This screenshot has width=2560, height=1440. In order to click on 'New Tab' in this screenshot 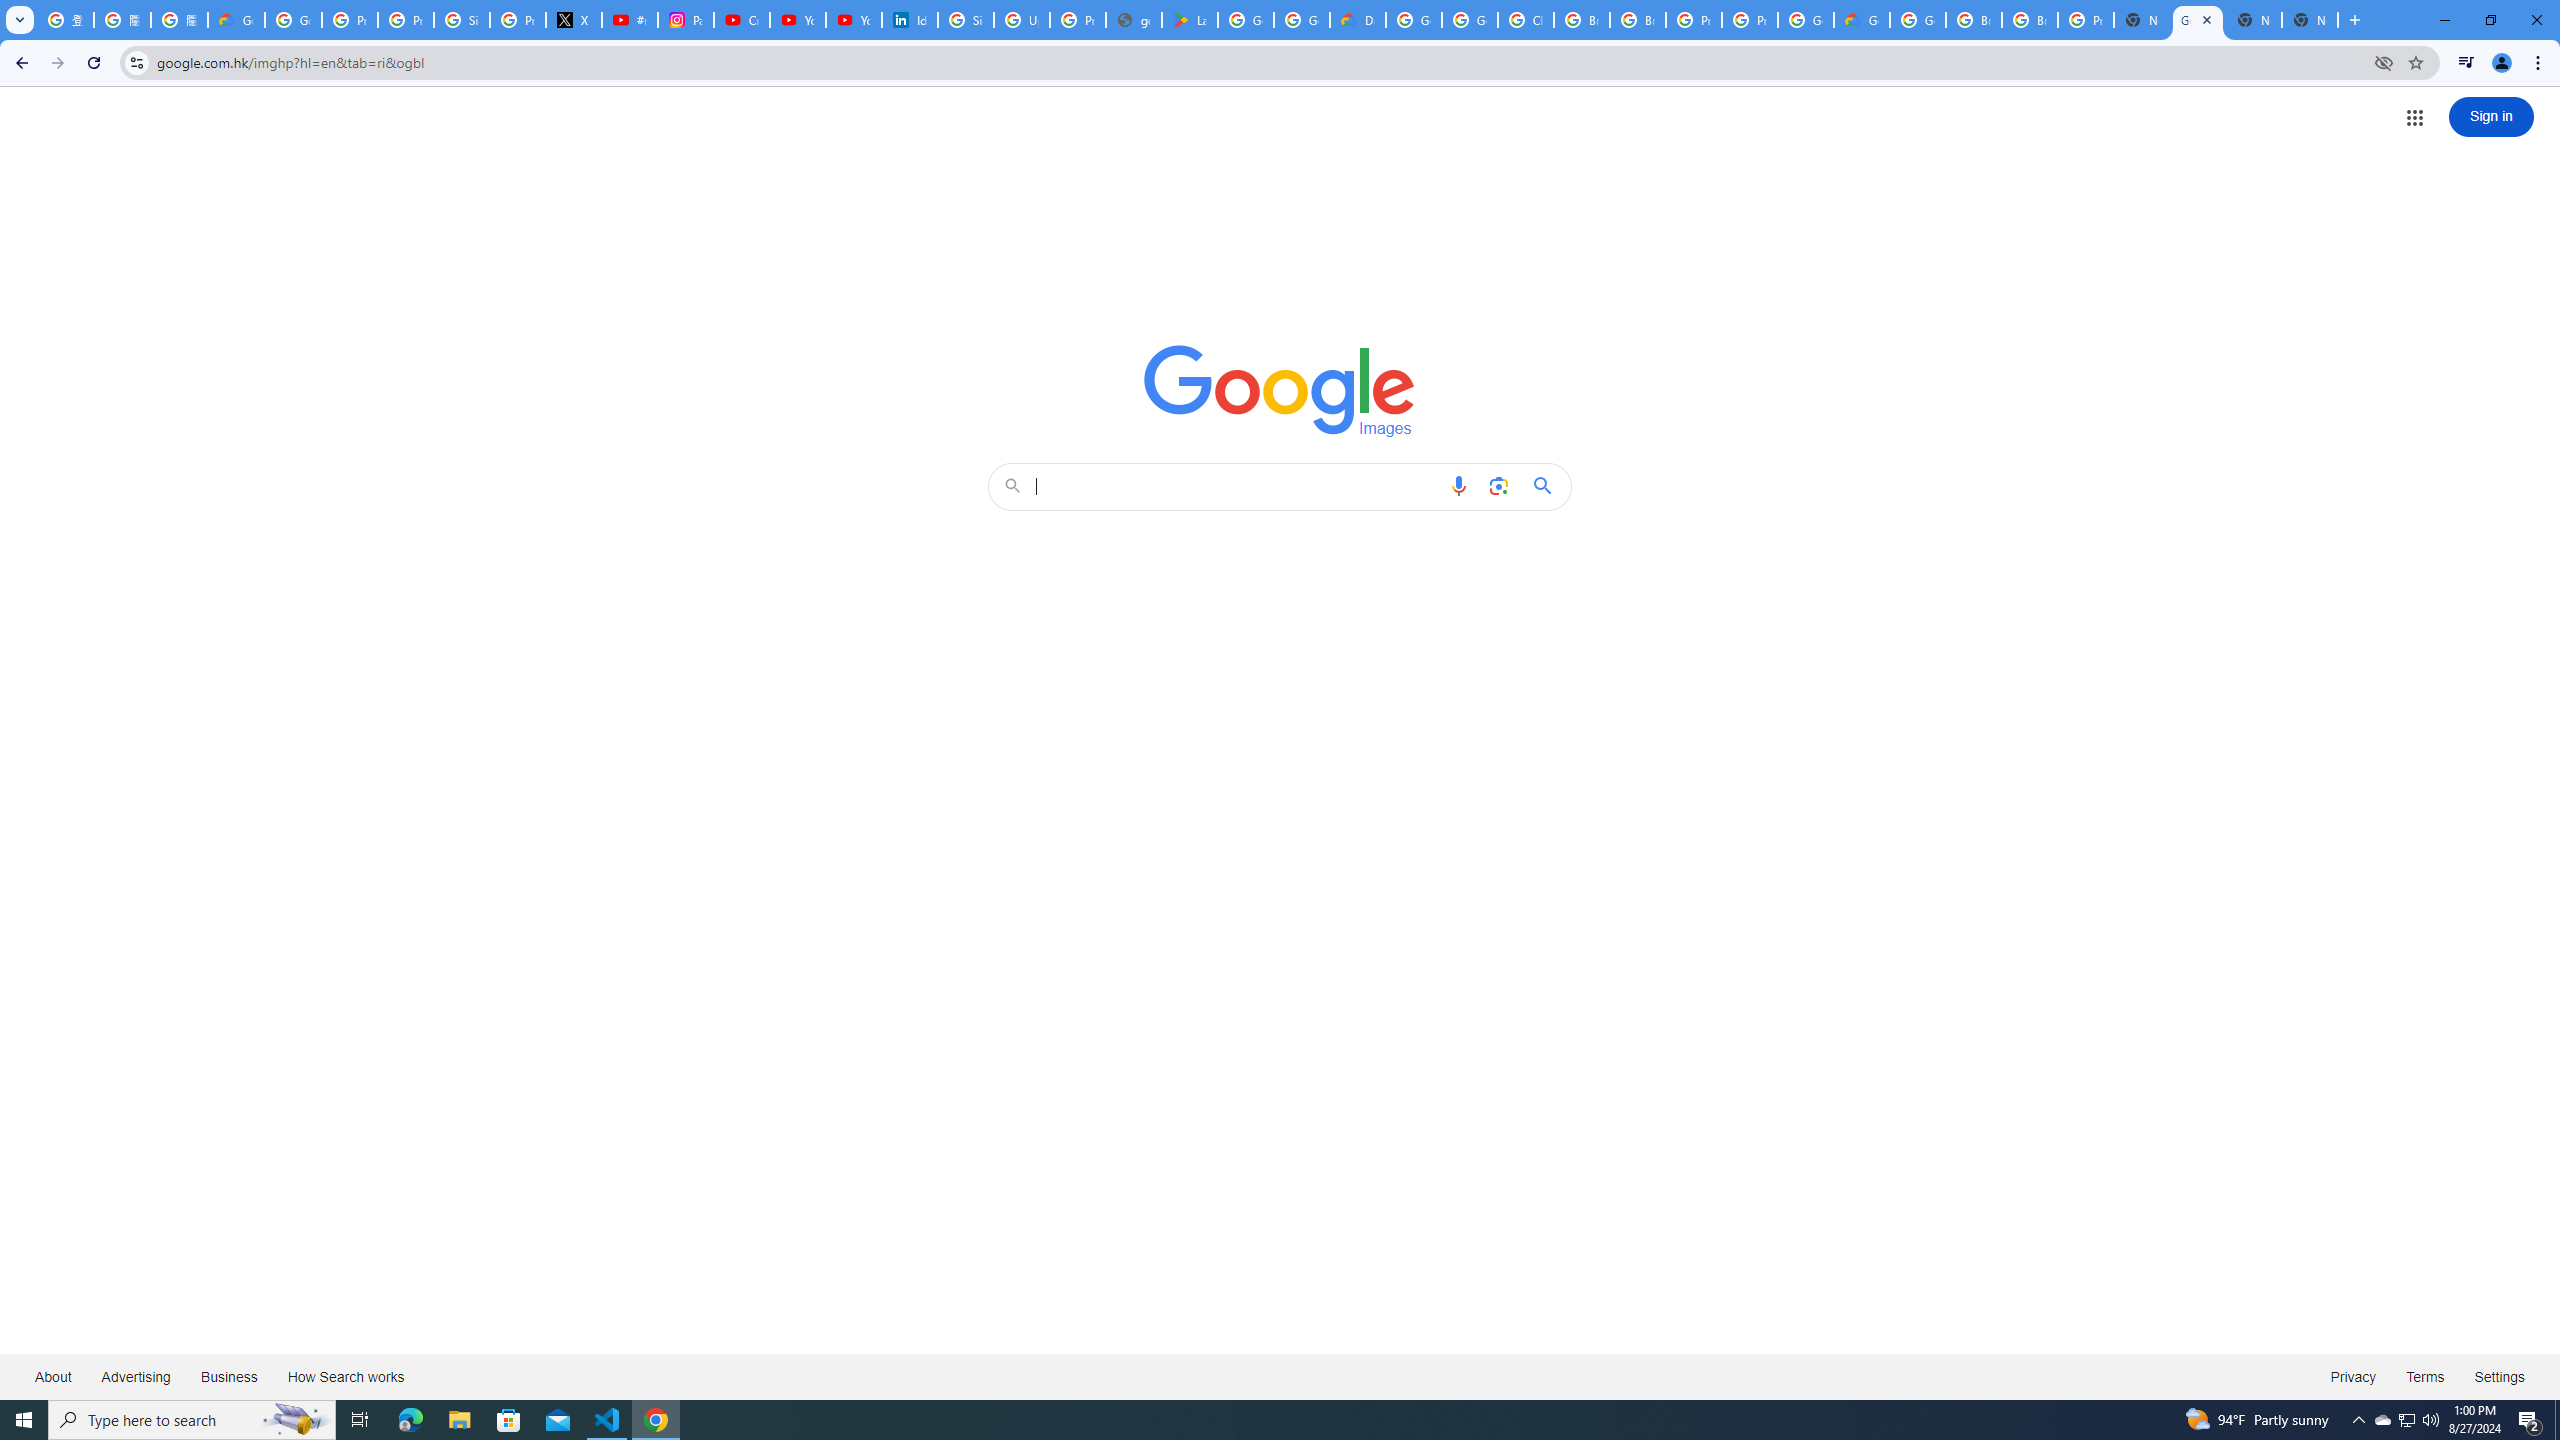, I will do `click(2310, 19)`.